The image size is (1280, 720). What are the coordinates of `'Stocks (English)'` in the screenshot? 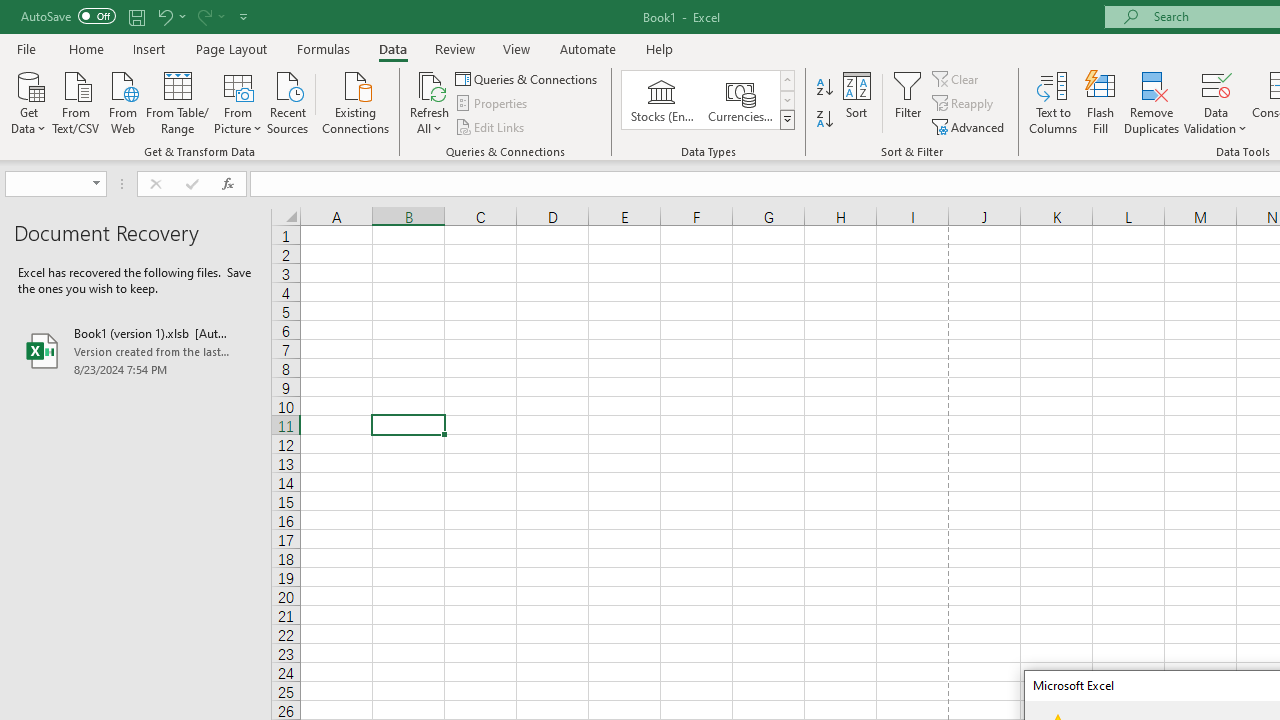 It's located at (662, 100).